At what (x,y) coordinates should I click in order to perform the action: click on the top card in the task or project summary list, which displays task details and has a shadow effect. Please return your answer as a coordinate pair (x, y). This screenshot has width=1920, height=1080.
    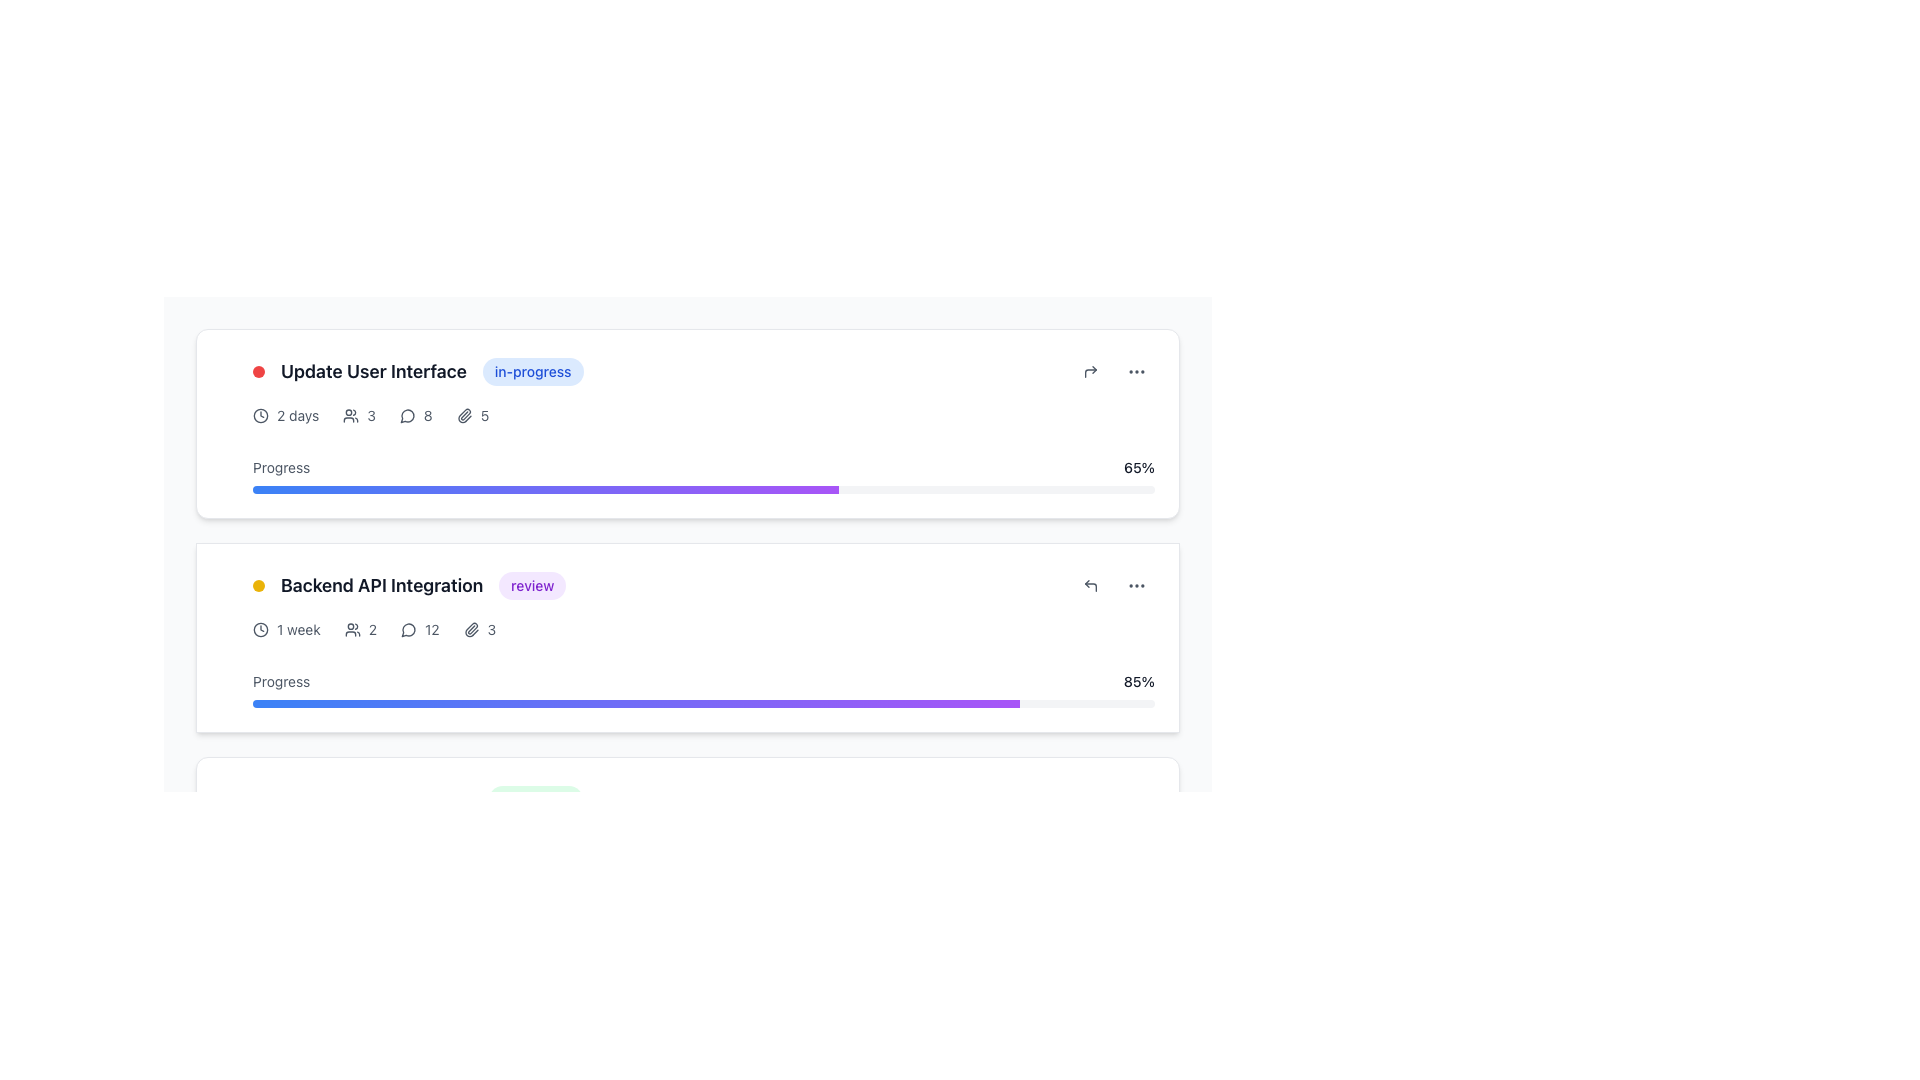
    Looking at the image, I should click on (704, 423).